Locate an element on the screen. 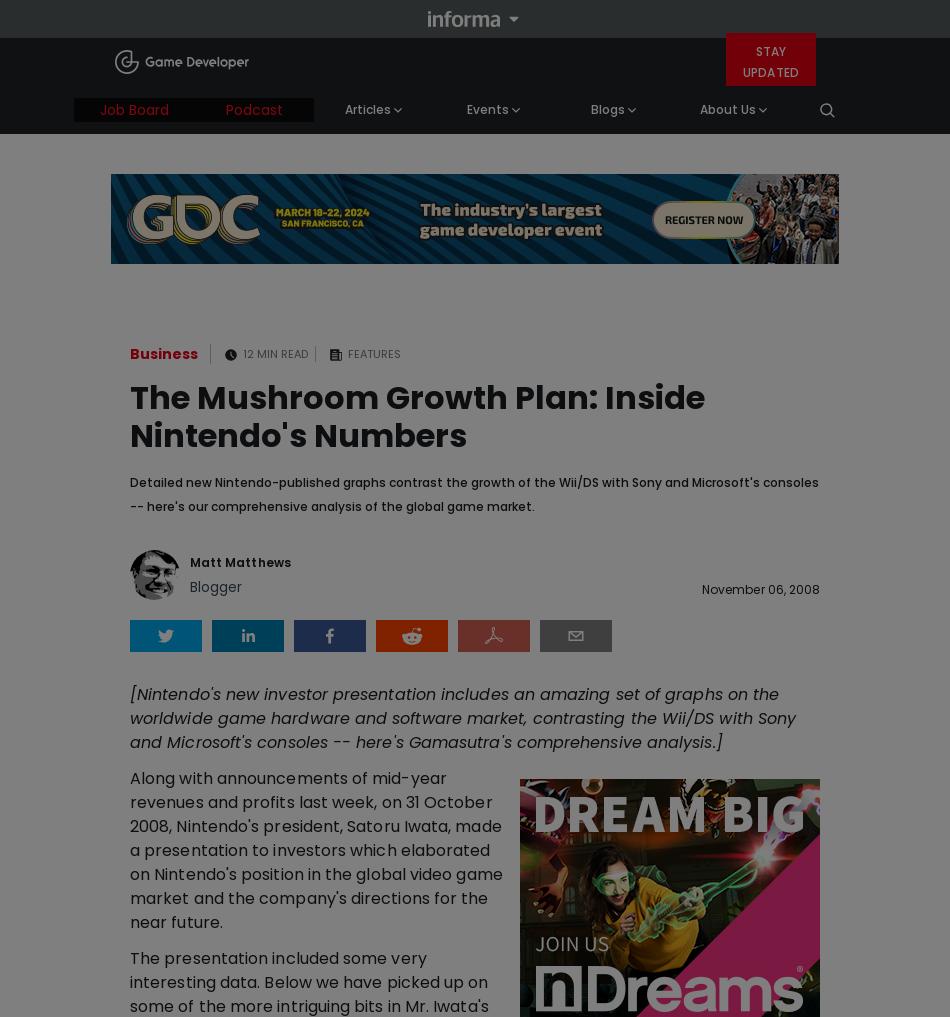  'Blogger' is located at coordinates (216, 584).